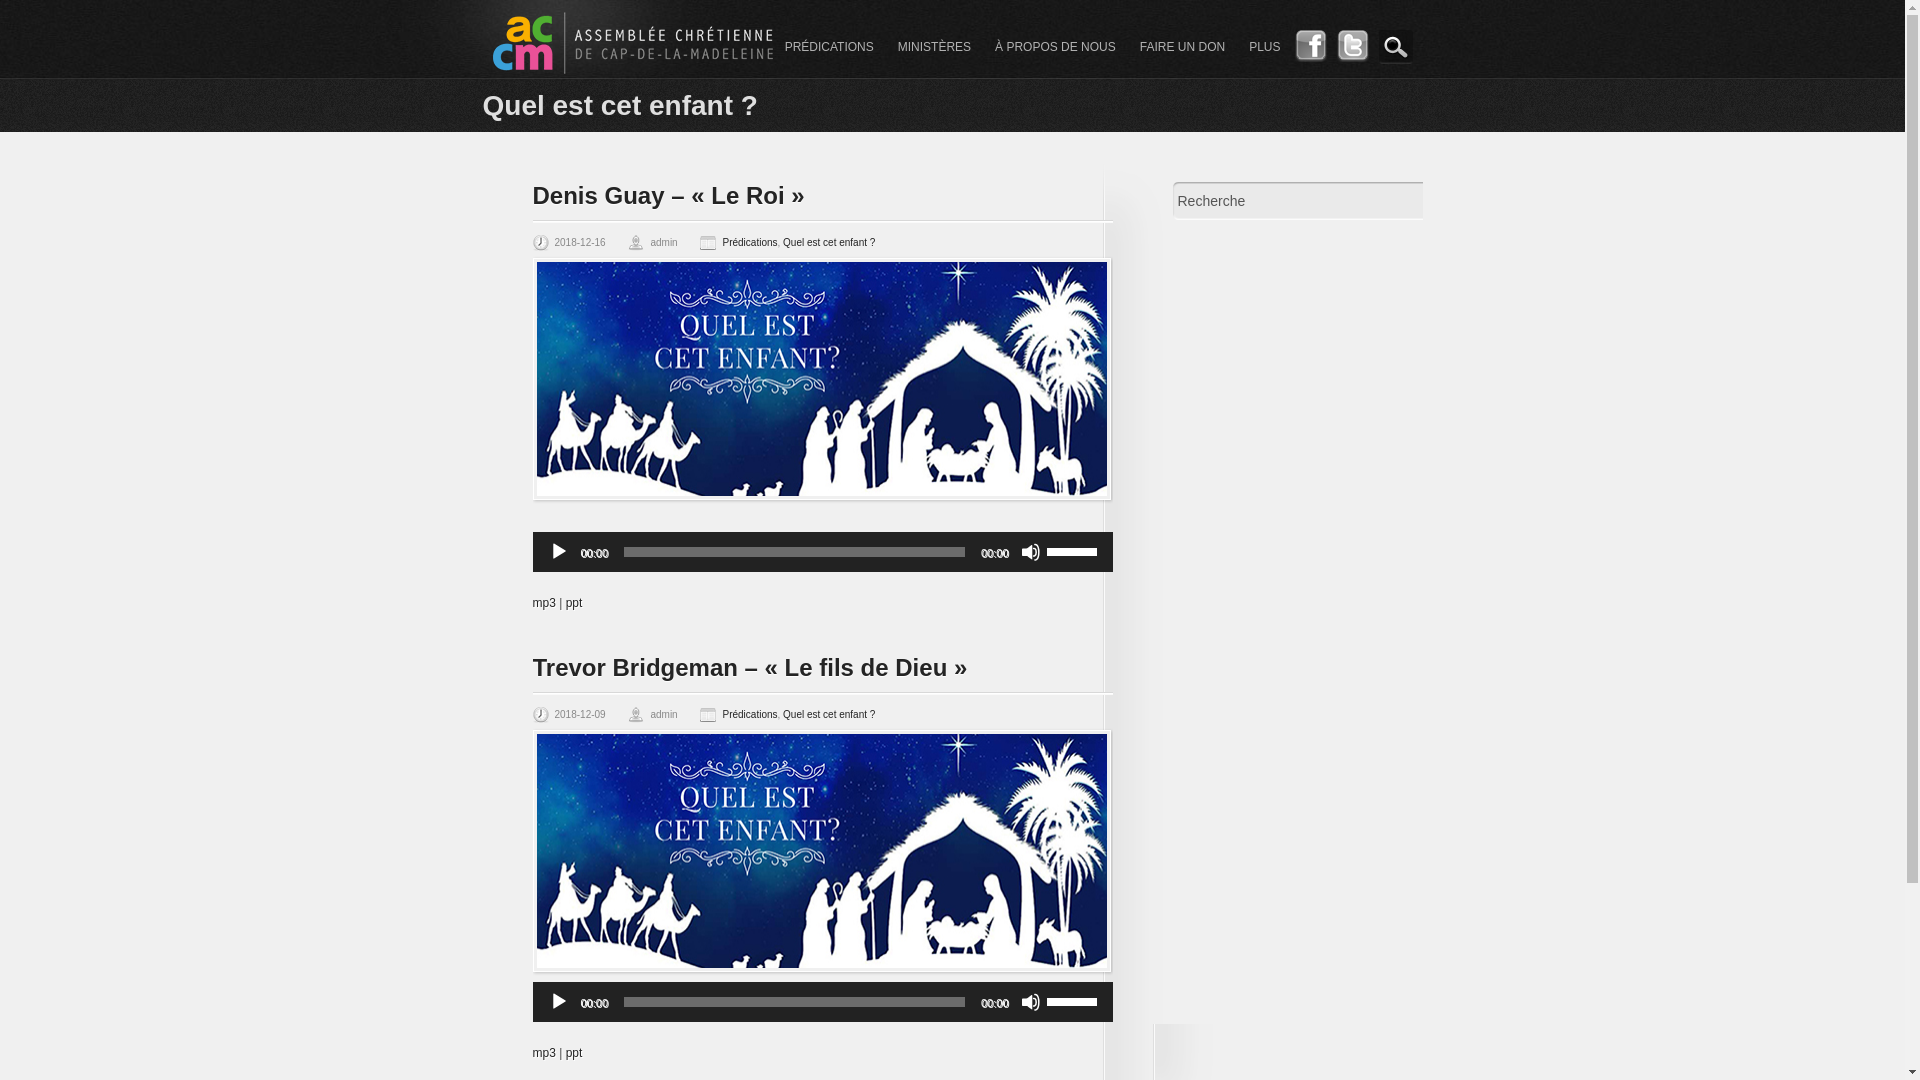 The width and height of the screenshot is (1920, 1080). I want to click on 'FAIRE UN DON', so click(1182, 46).